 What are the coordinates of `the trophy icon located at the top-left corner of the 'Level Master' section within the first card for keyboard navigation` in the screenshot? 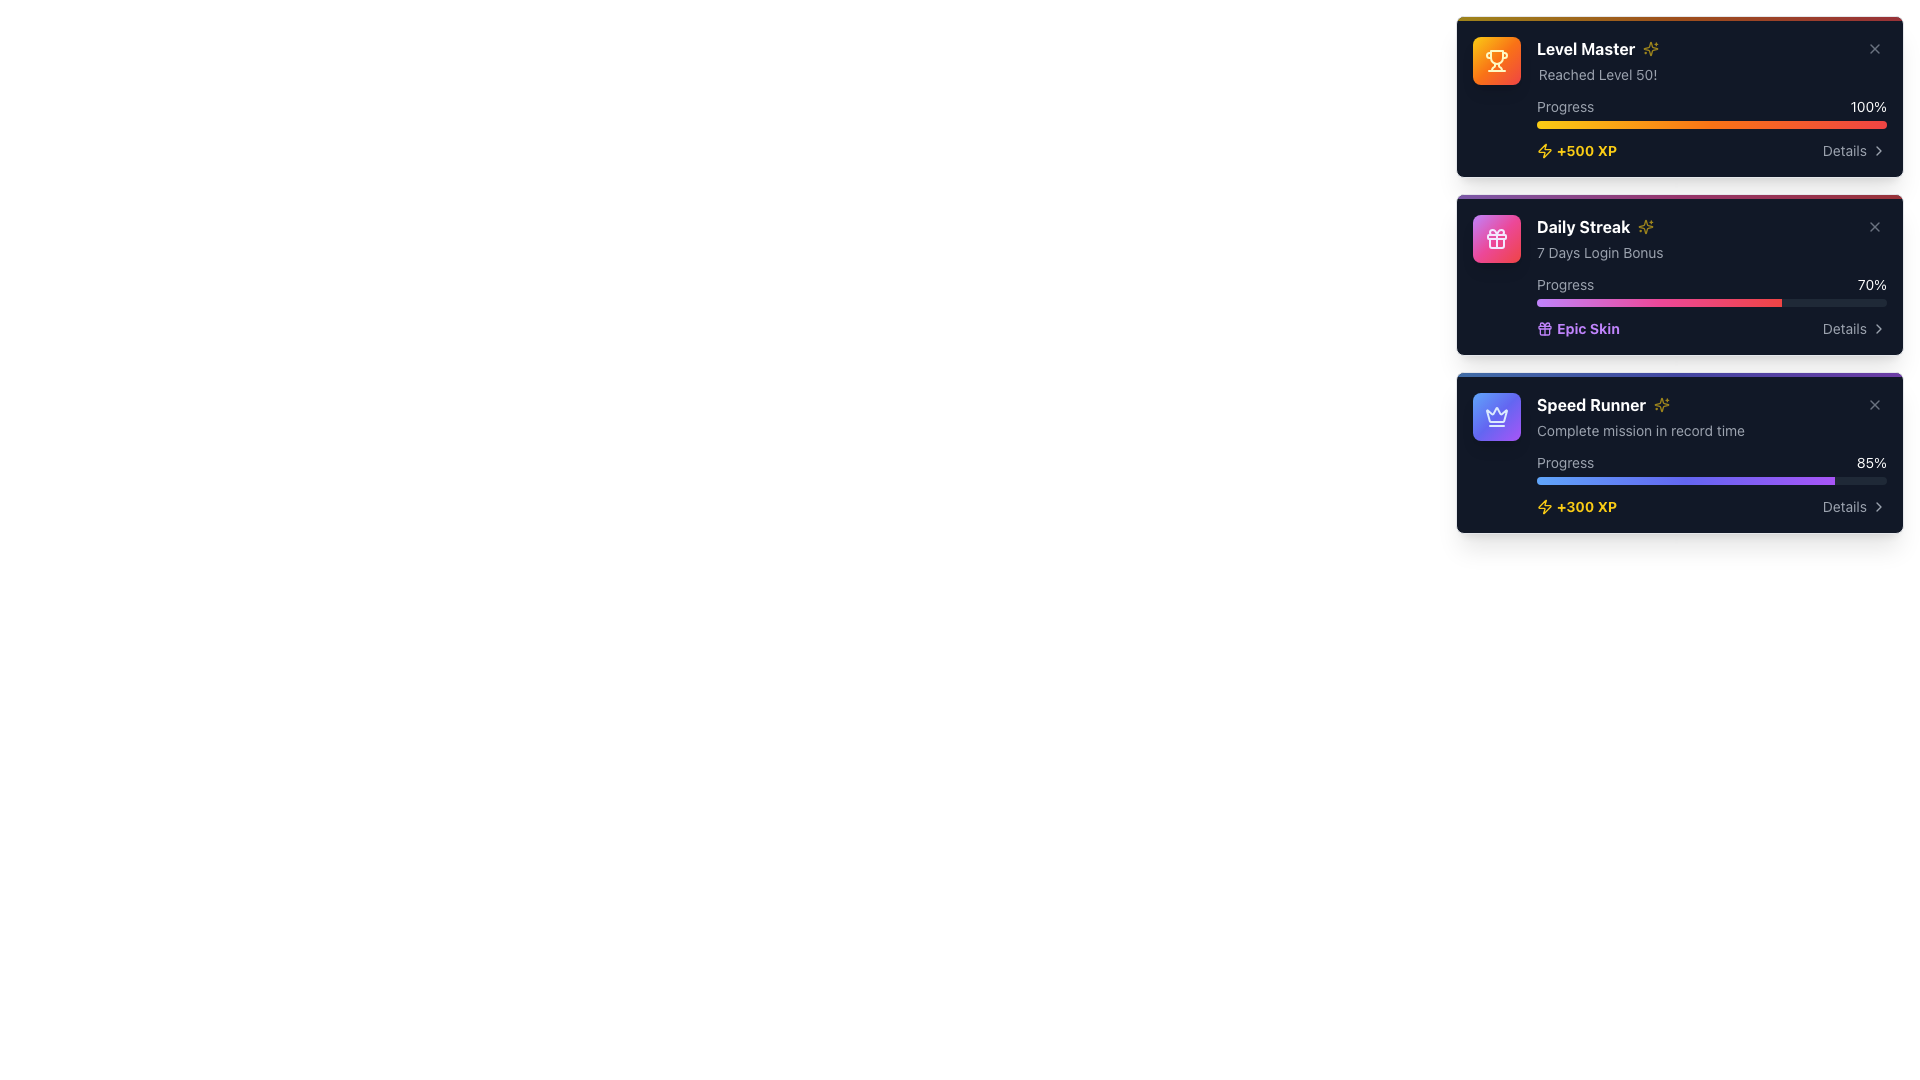 It's located at (1497, 60).